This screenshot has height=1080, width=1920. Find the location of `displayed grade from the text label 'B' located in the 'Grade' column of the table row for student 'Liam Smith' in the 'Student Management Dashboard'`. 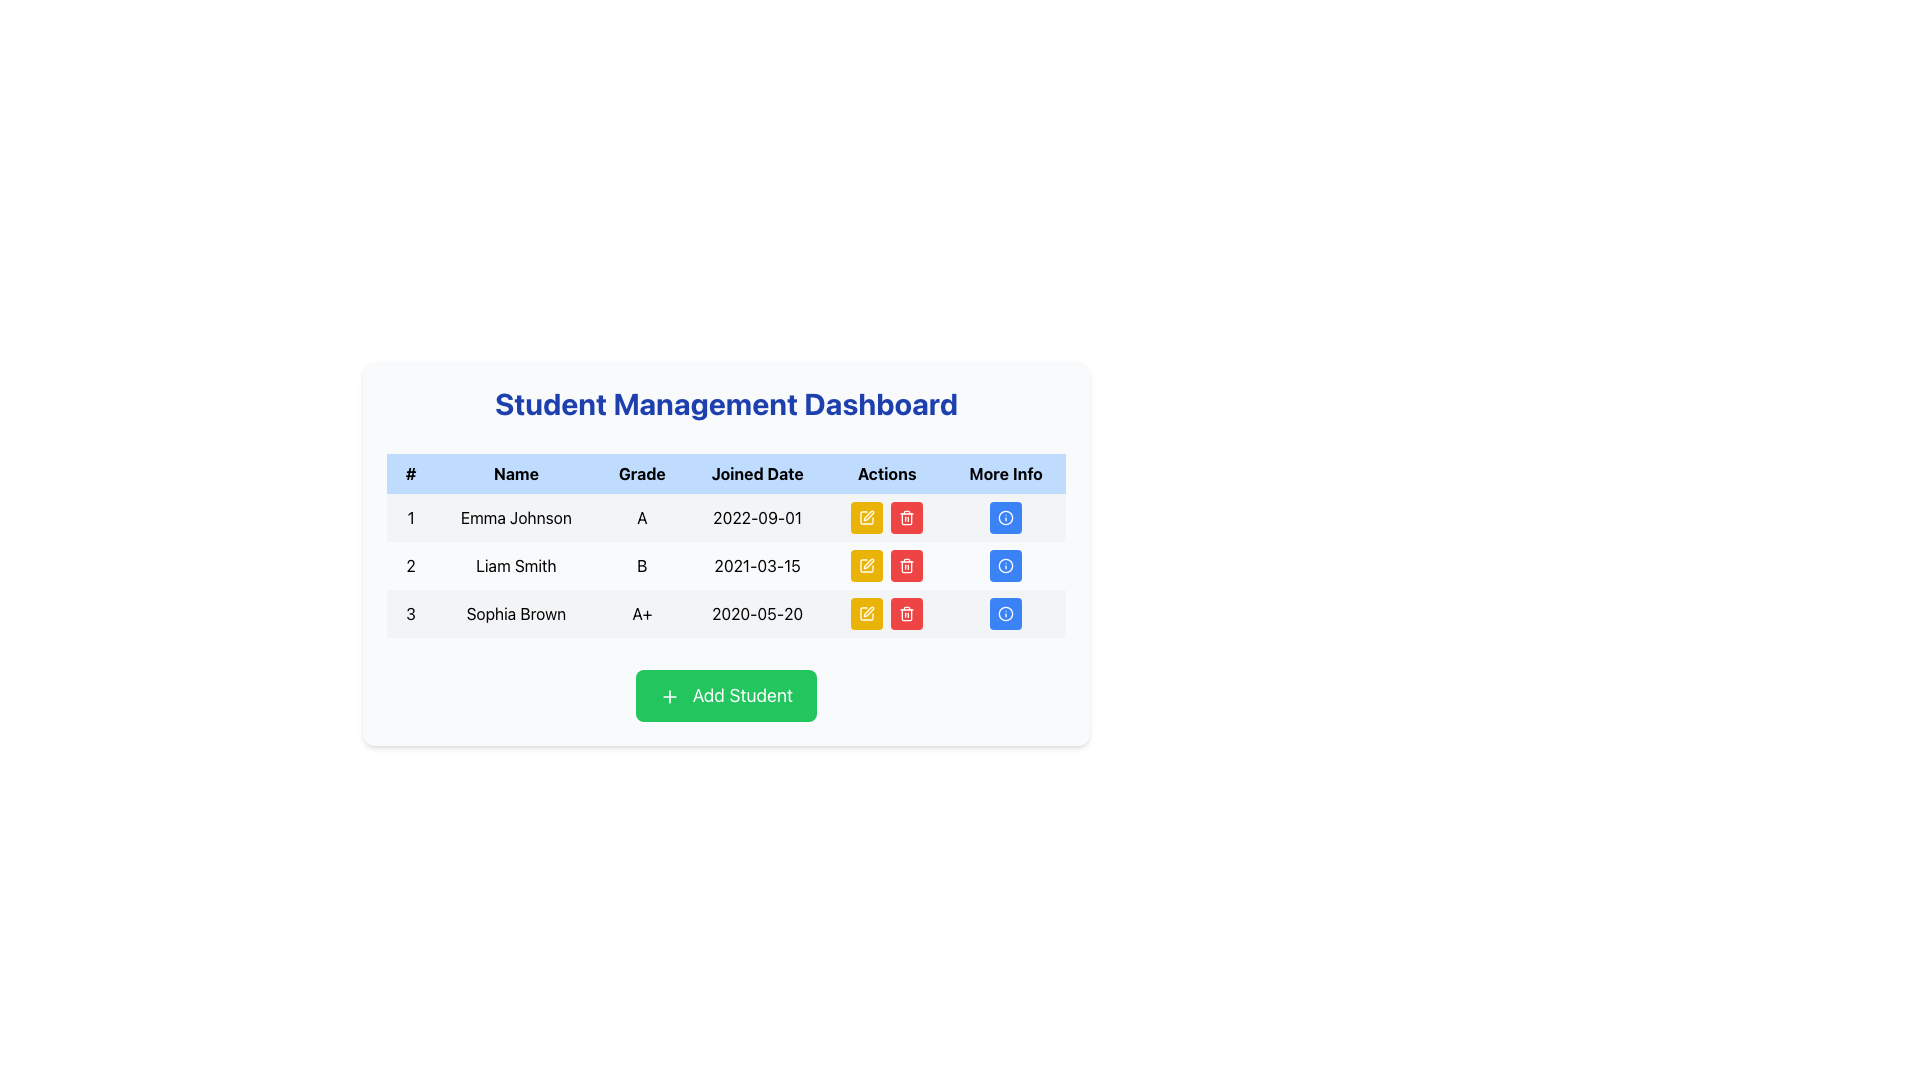

displayed grade from the text label 'B' located in the 'Grade' column of the table row for student 'Liam Smith' in the 'Student Management Dashboard' is located at coordinates (642, 566).